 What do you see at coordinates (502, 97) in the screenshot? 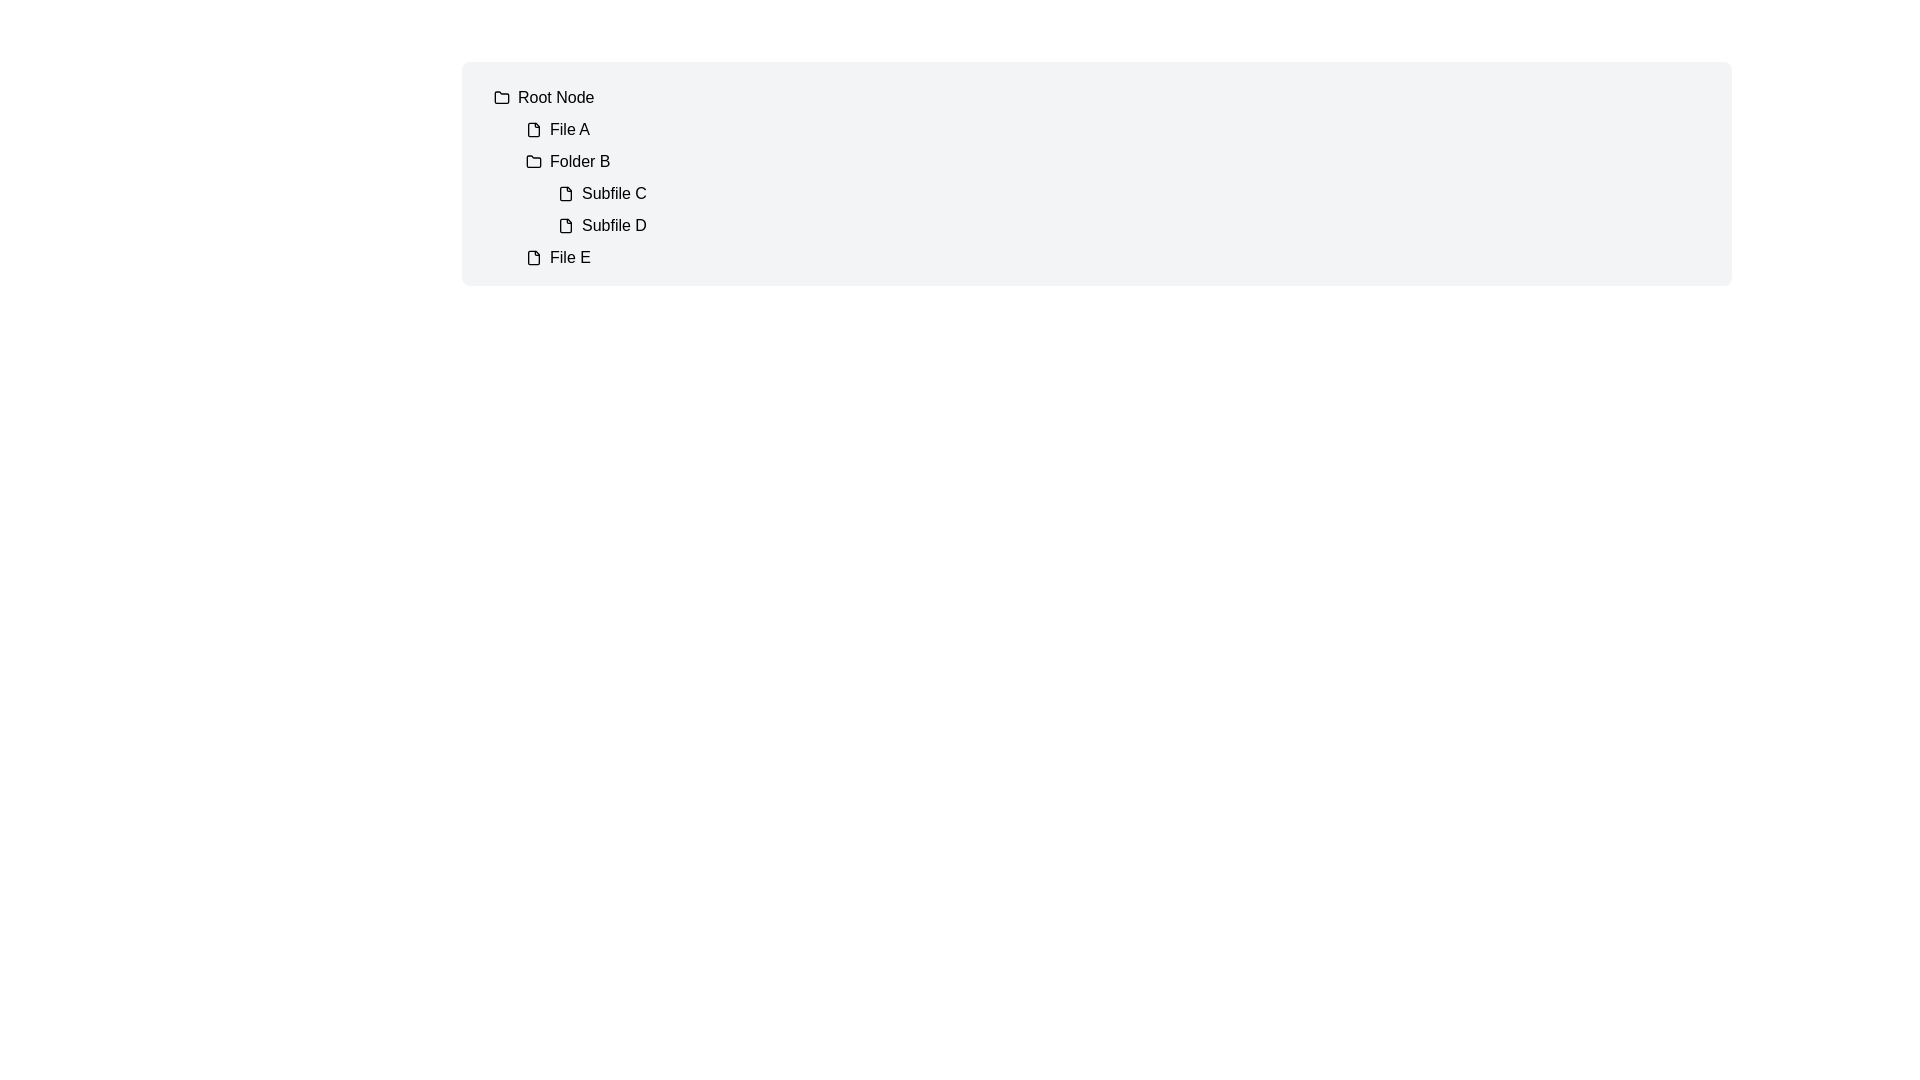
I see `the folder icon, which is styled with a thin outline and positioned to the immediate left of the text 'Root Node'` at bounding box center [502, 97].